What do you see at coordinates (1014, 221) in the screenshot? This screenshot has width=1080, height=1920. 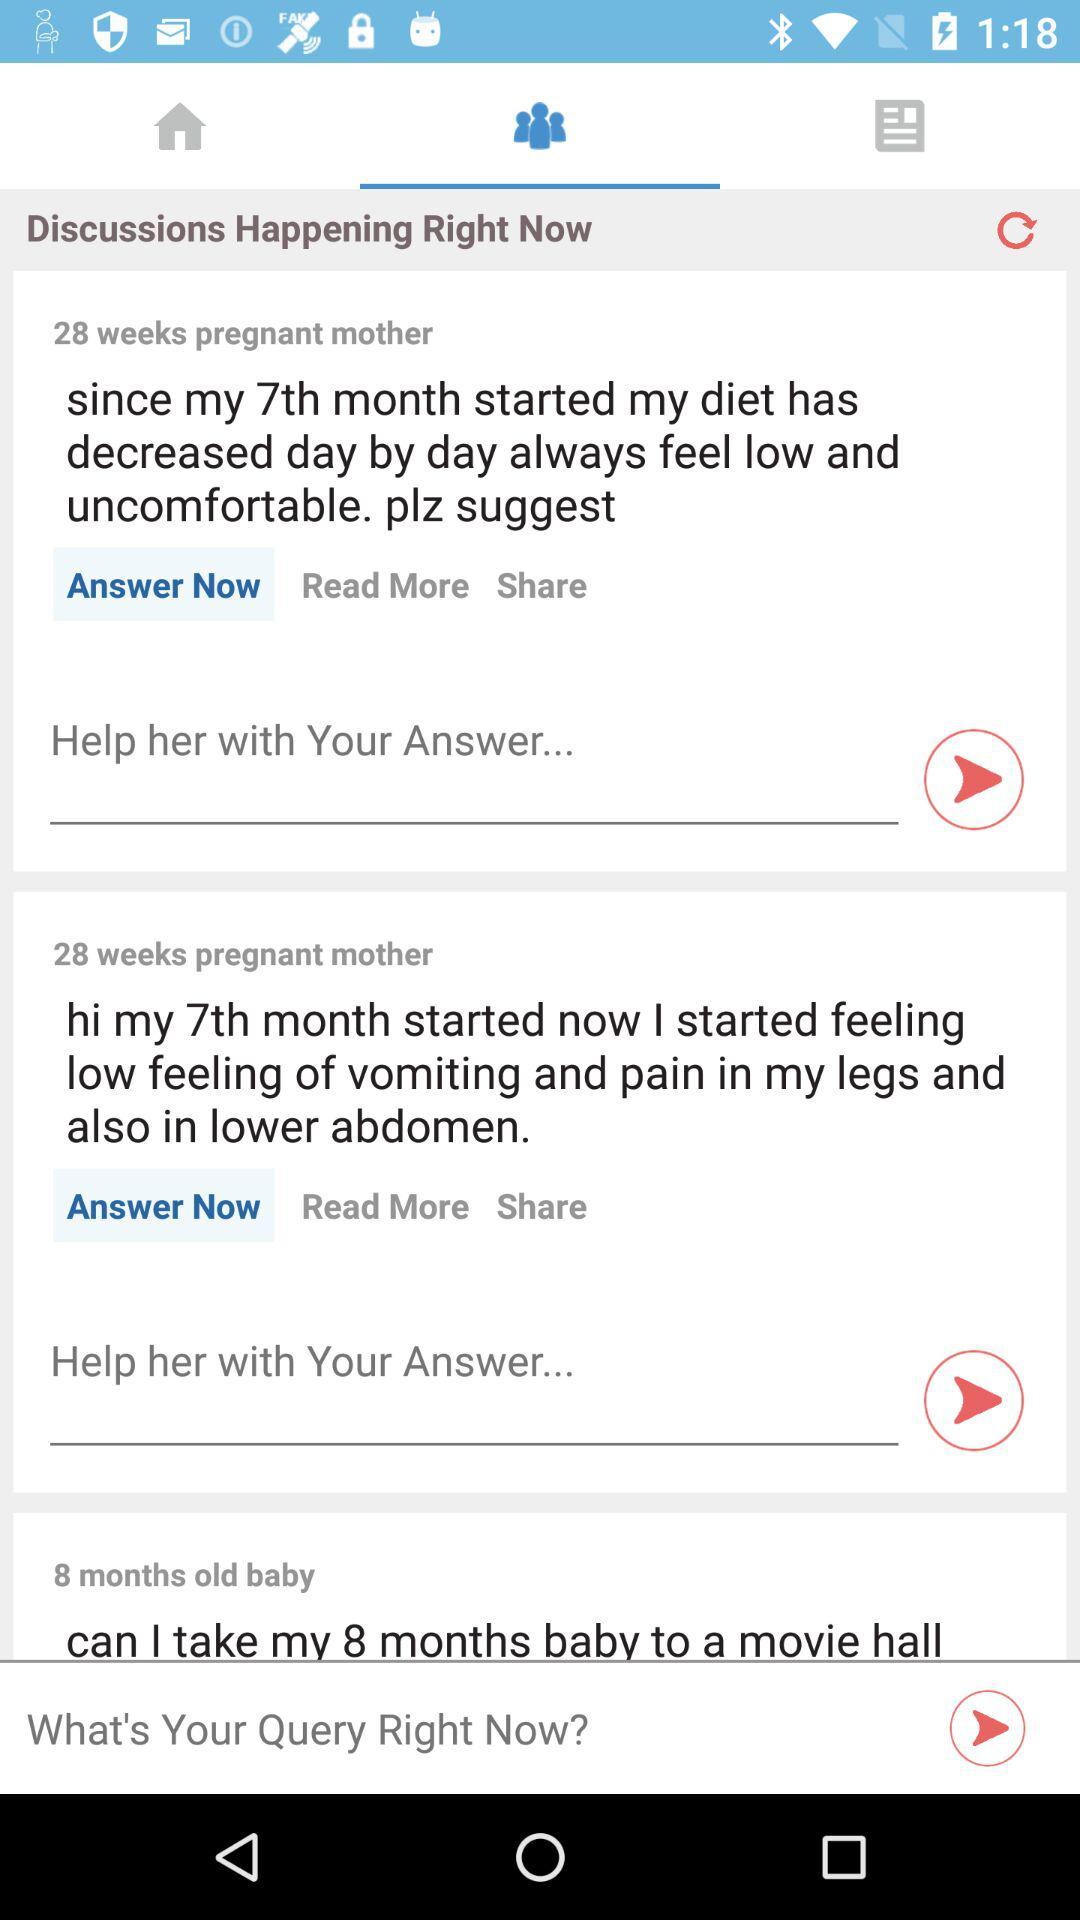 I see `refresh` at bounding box center [1014, 221].